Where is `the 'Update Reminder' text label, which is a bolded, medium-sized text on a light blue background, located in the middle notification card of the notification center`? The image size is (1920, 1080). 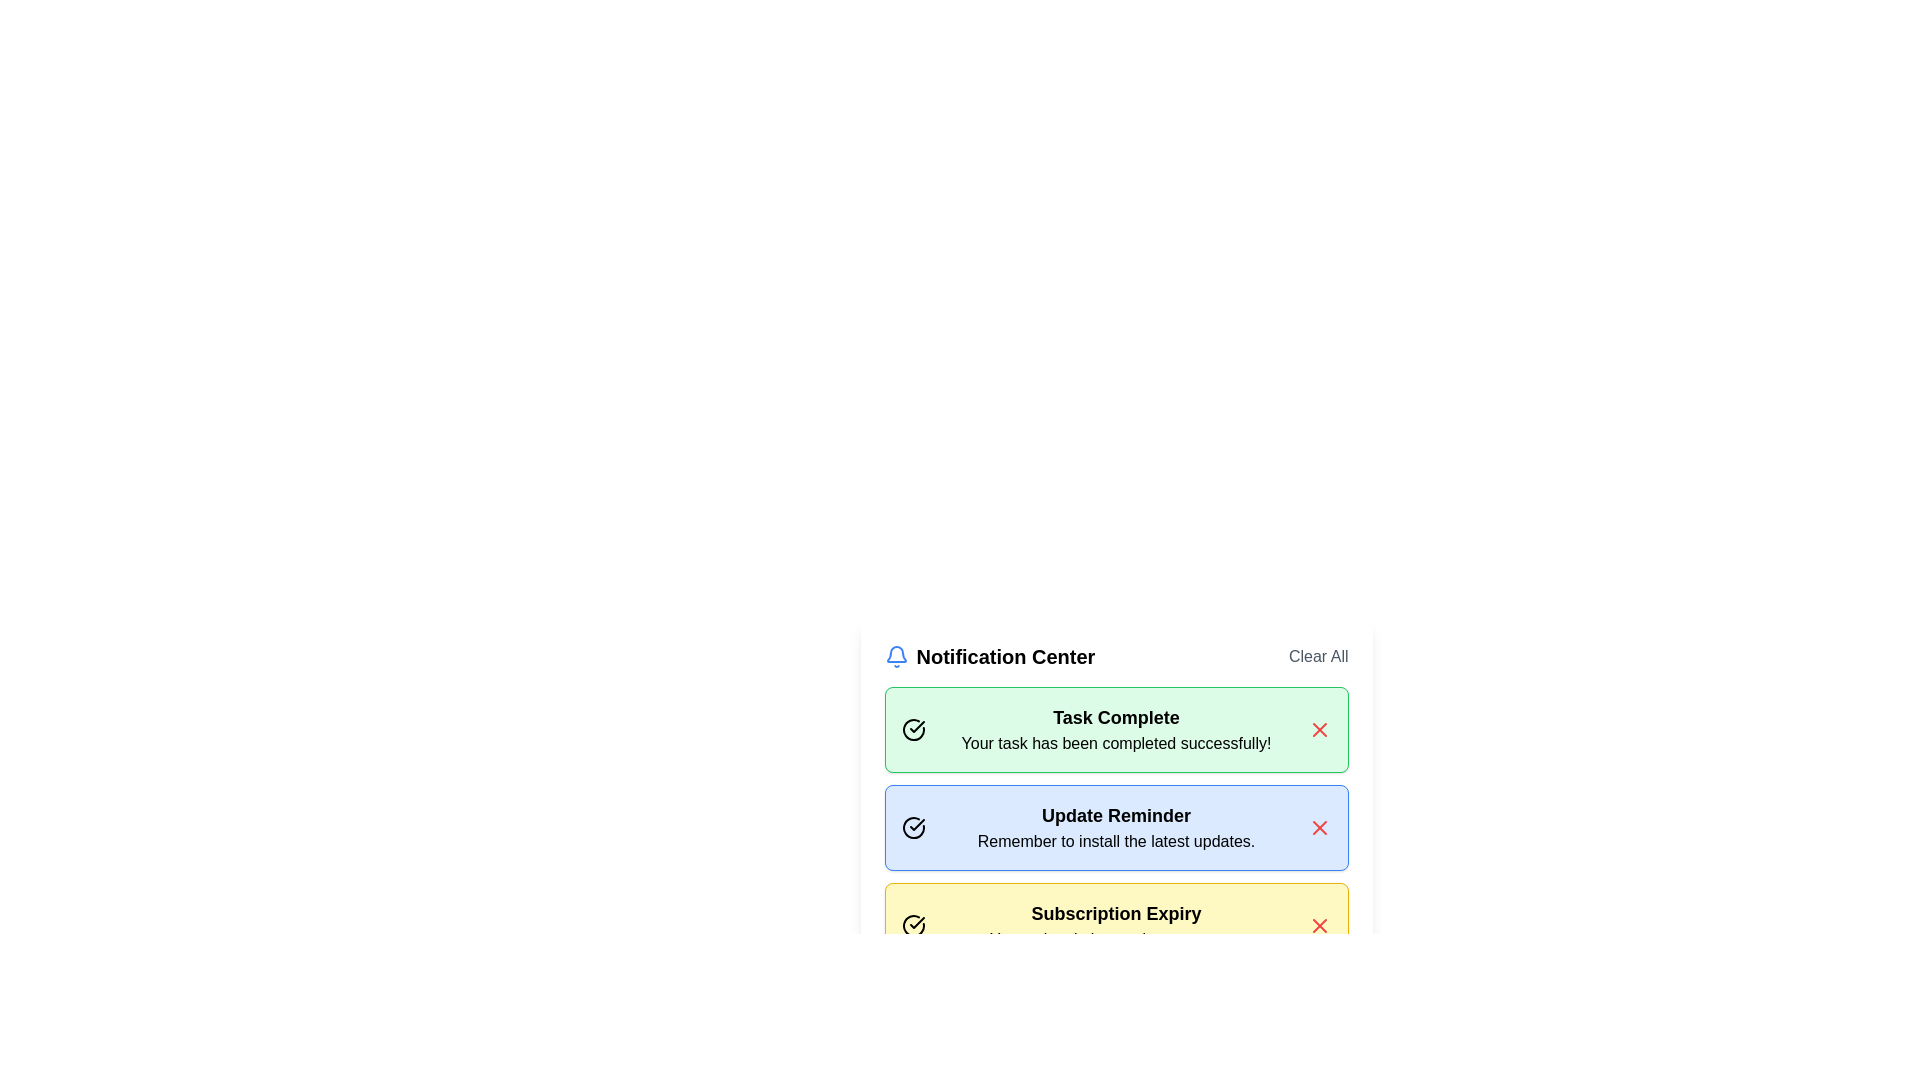 the 'Update Reminder' text label, which is a bolded, medium-sized text on a light blue background, located in the middle notification card of the notification center is located at coordinates (1115, 816).